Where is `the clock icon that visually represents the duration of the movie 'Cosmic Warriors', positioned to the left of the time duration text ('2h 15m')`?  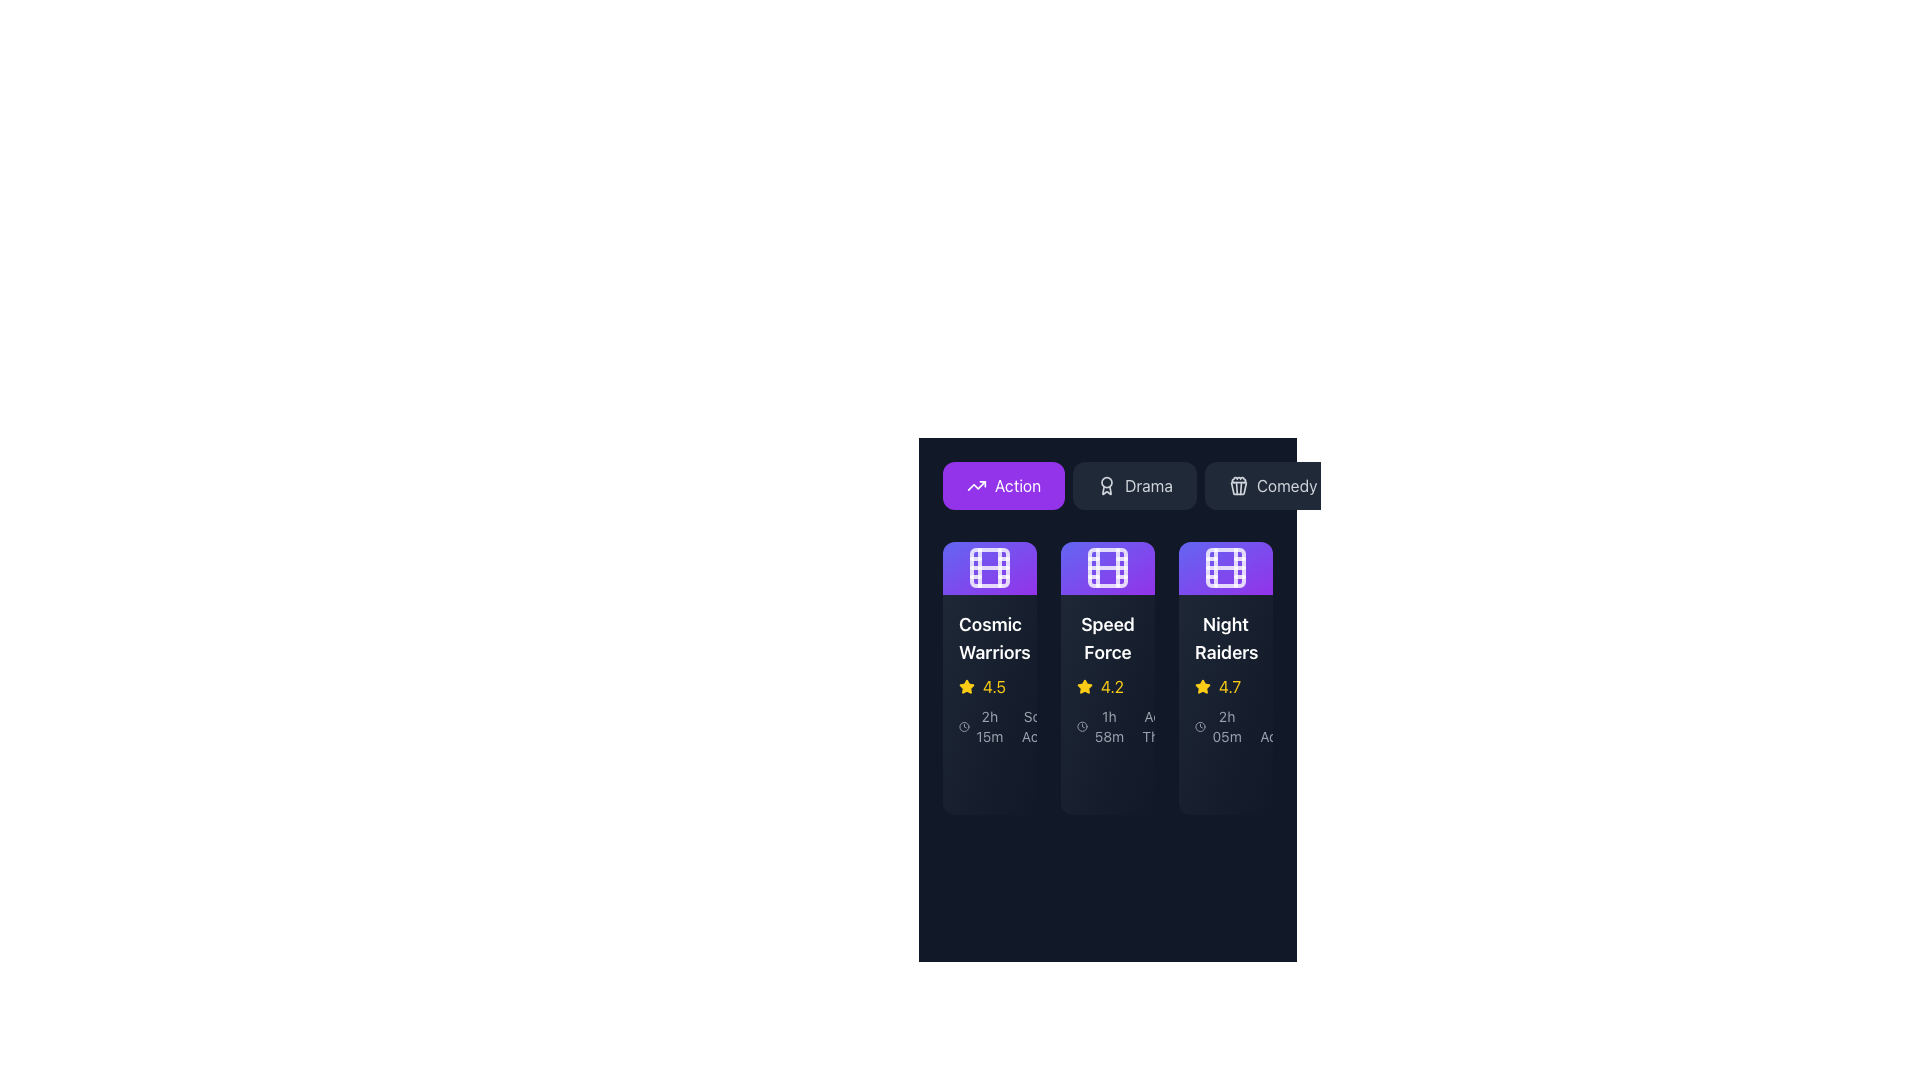
the clock icon that visually represents the duration of the movie 'Cosmic Warriors', positioned to the left of the time duration text ('2h 15m') is located at coordinates (964, 726).